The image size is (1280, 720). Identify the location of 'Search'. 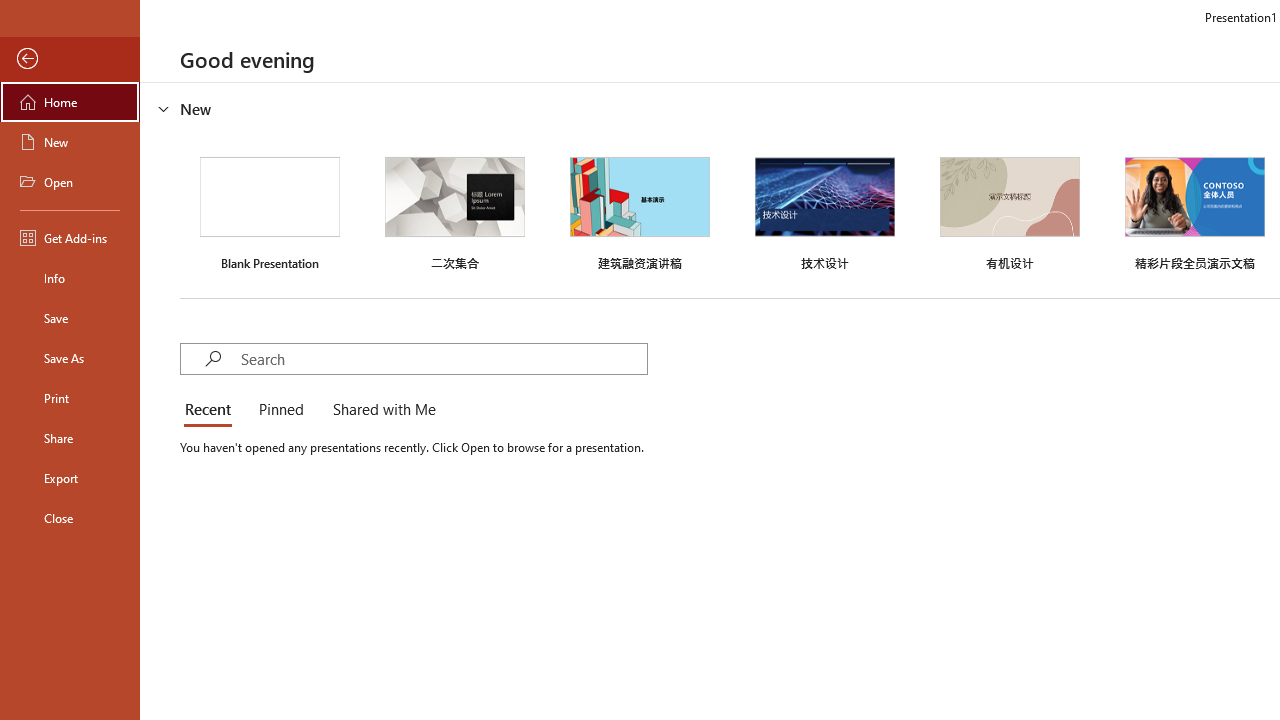
(442, 357).